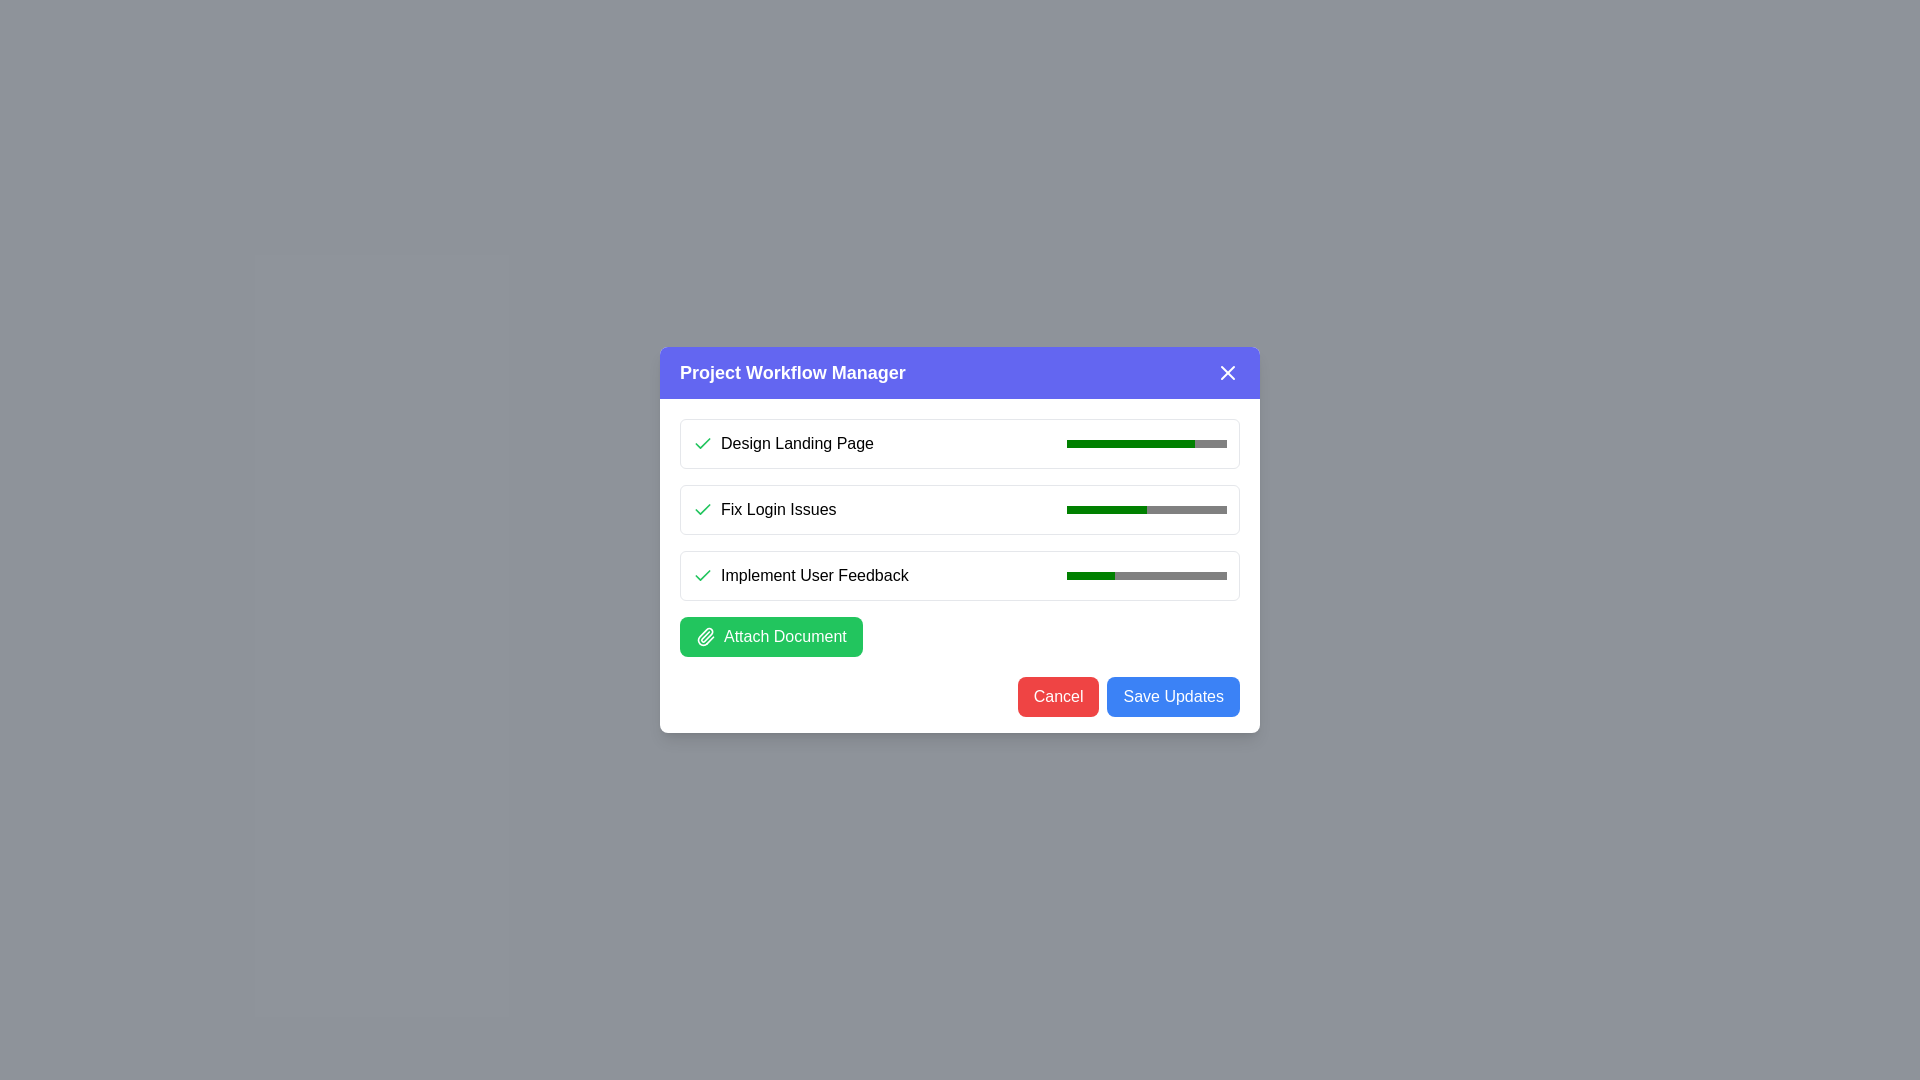 This screenshot has height=1080, width=1920. Describe the element at coordinates (960, 442) in the screenshot. I see `the task name 'Design Landing Page' in the first task progress item of the vertical list in the 'Project Workflow Manager' section` at that location.